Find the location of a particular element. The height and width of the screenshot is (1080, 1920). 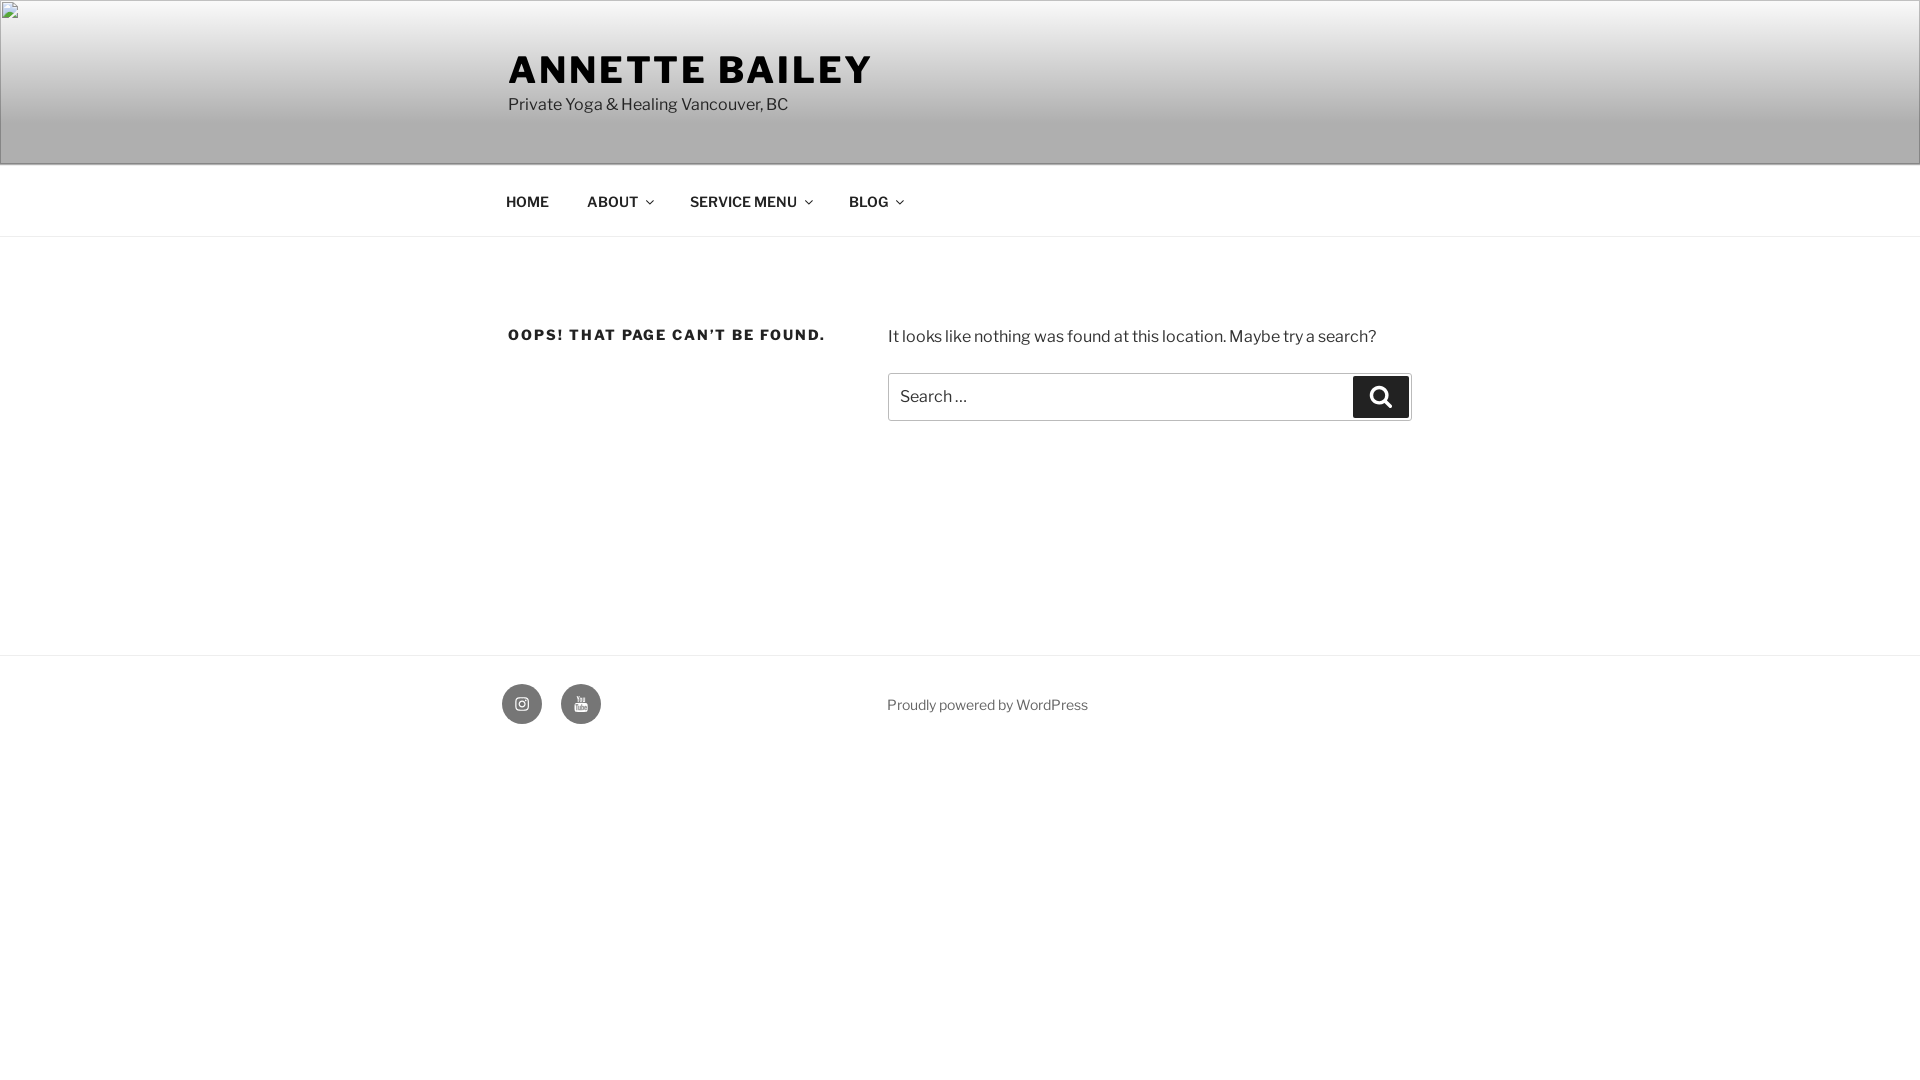

'Search' is located at coordinates (1380, 397).